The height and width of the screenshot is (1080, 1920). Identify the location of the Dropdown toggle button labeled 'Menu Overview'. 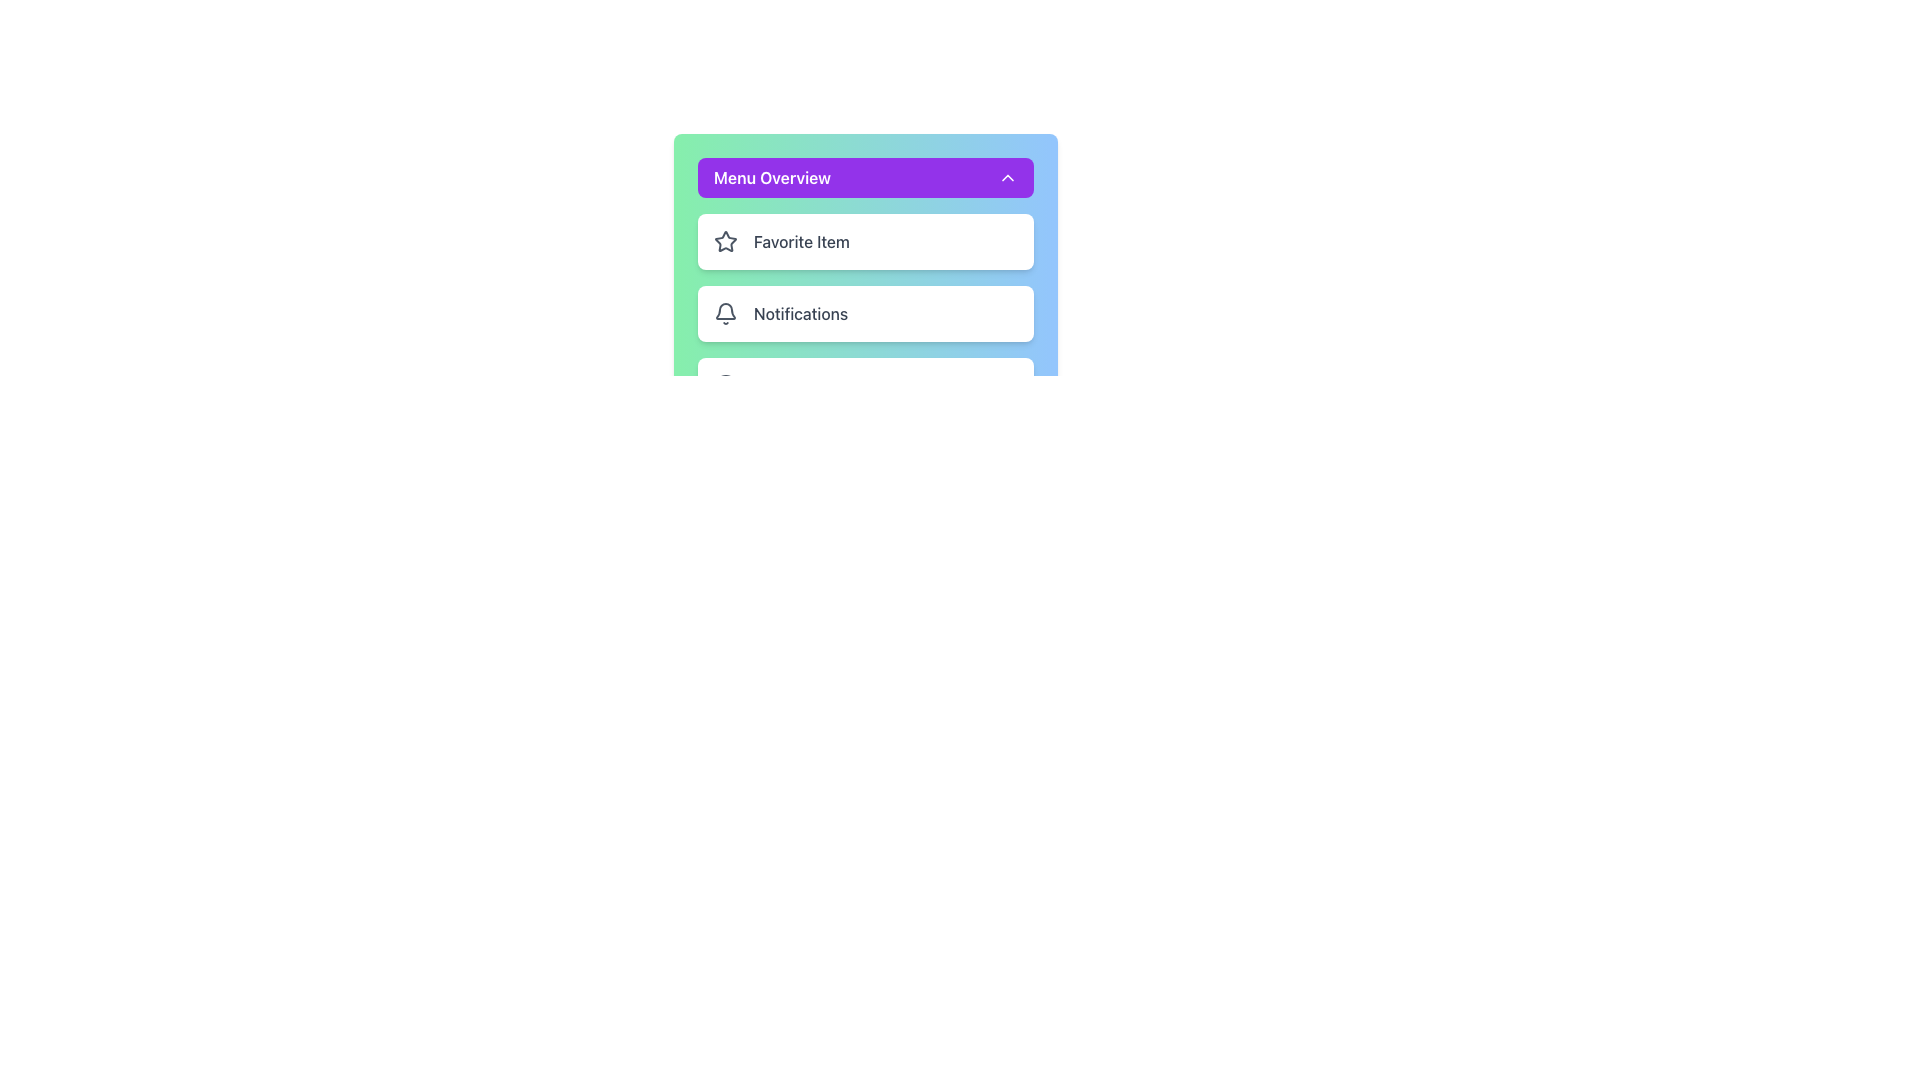
(865, 176).